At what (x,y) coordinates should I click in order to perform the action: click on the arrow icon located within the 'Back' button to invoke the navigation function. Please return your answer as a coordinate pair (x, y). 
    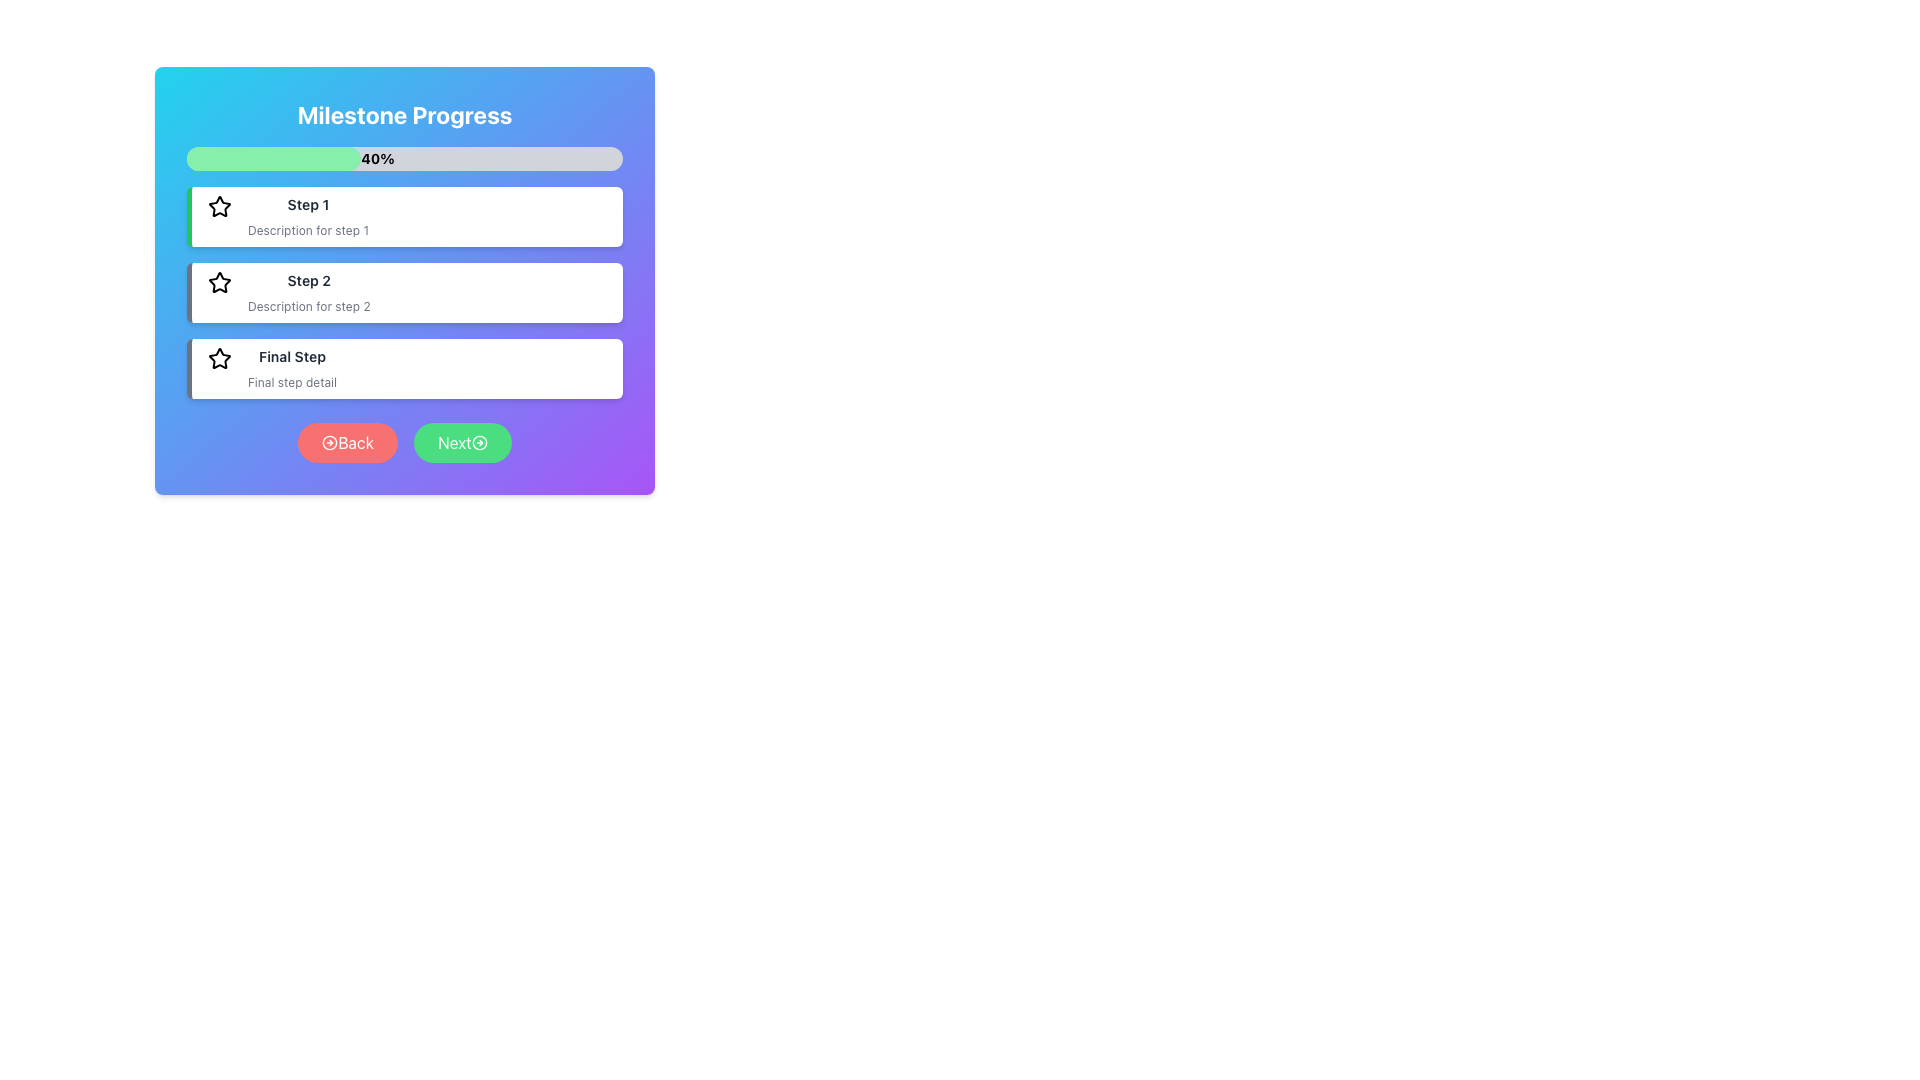
    Looking at the image, I should click on (330, 442).